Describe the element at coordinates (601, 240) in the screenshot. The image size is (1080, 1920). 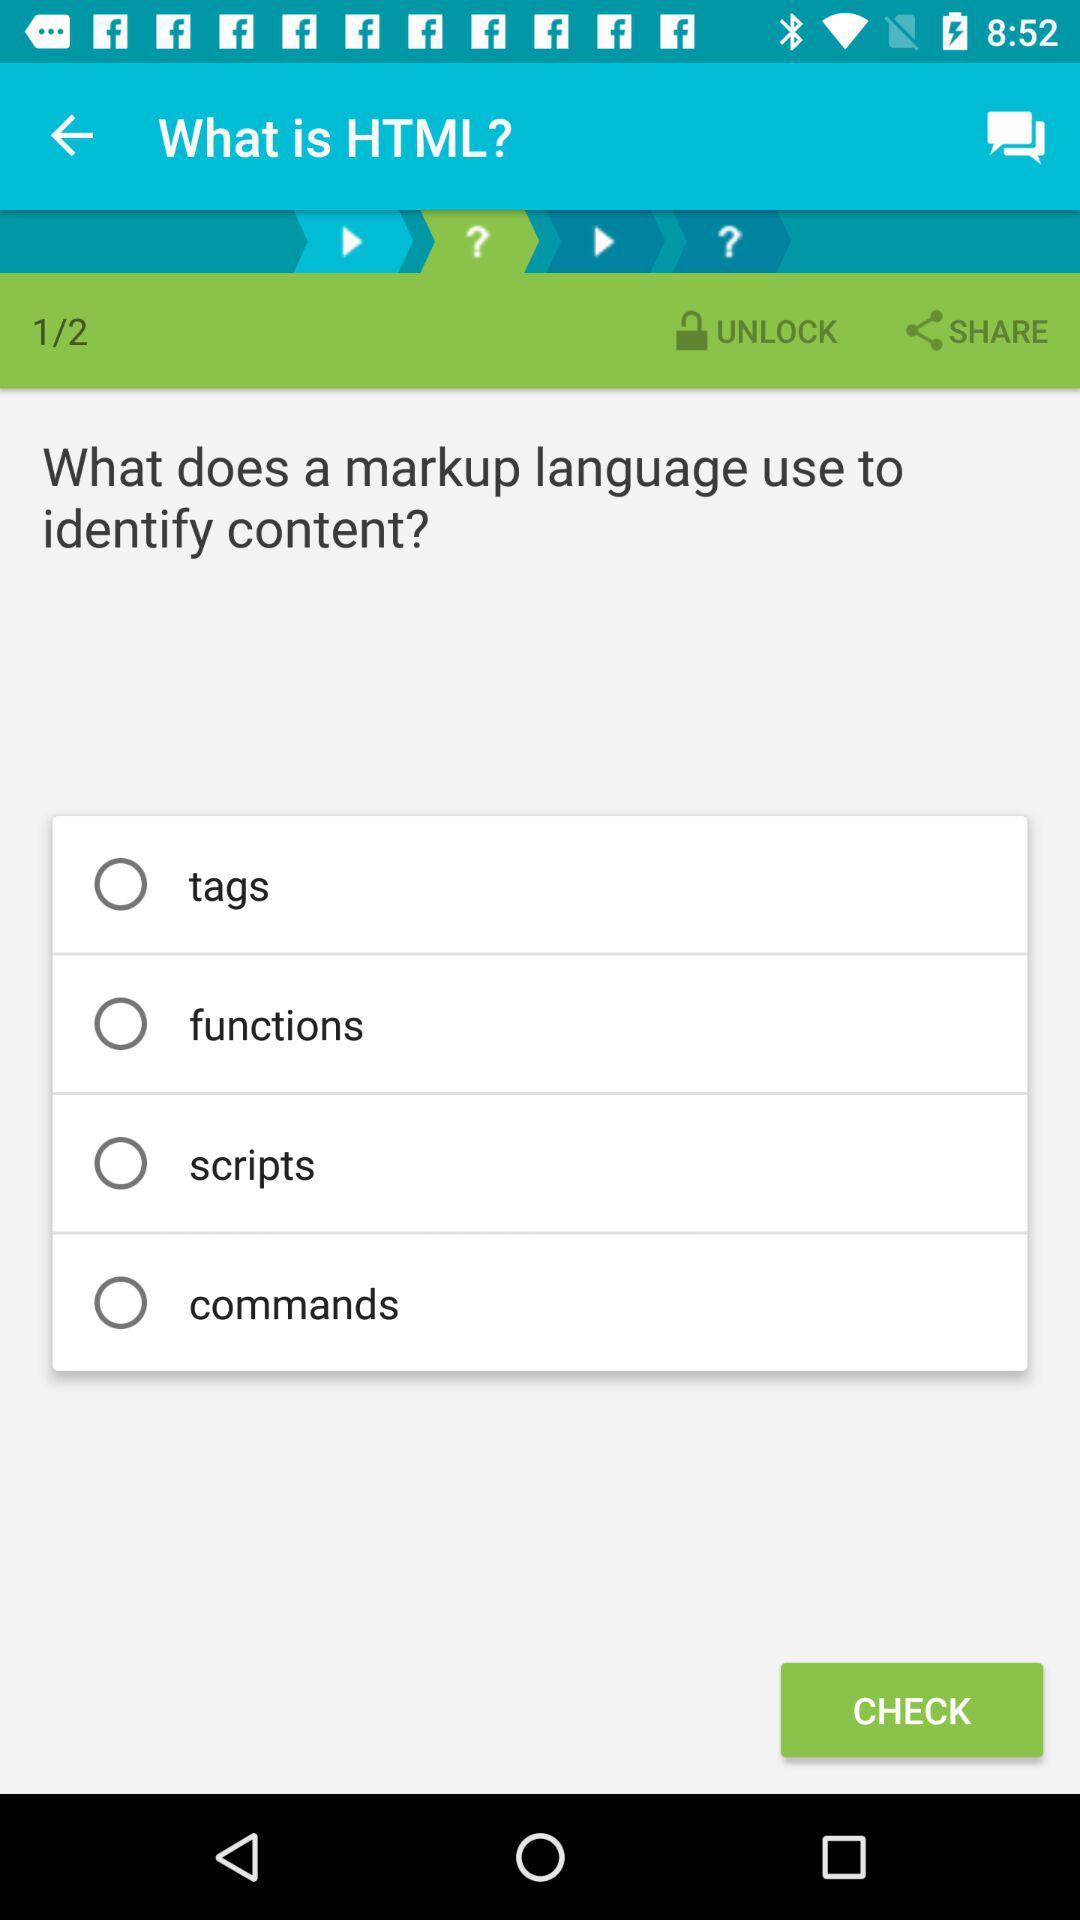
I see `next` at that location.